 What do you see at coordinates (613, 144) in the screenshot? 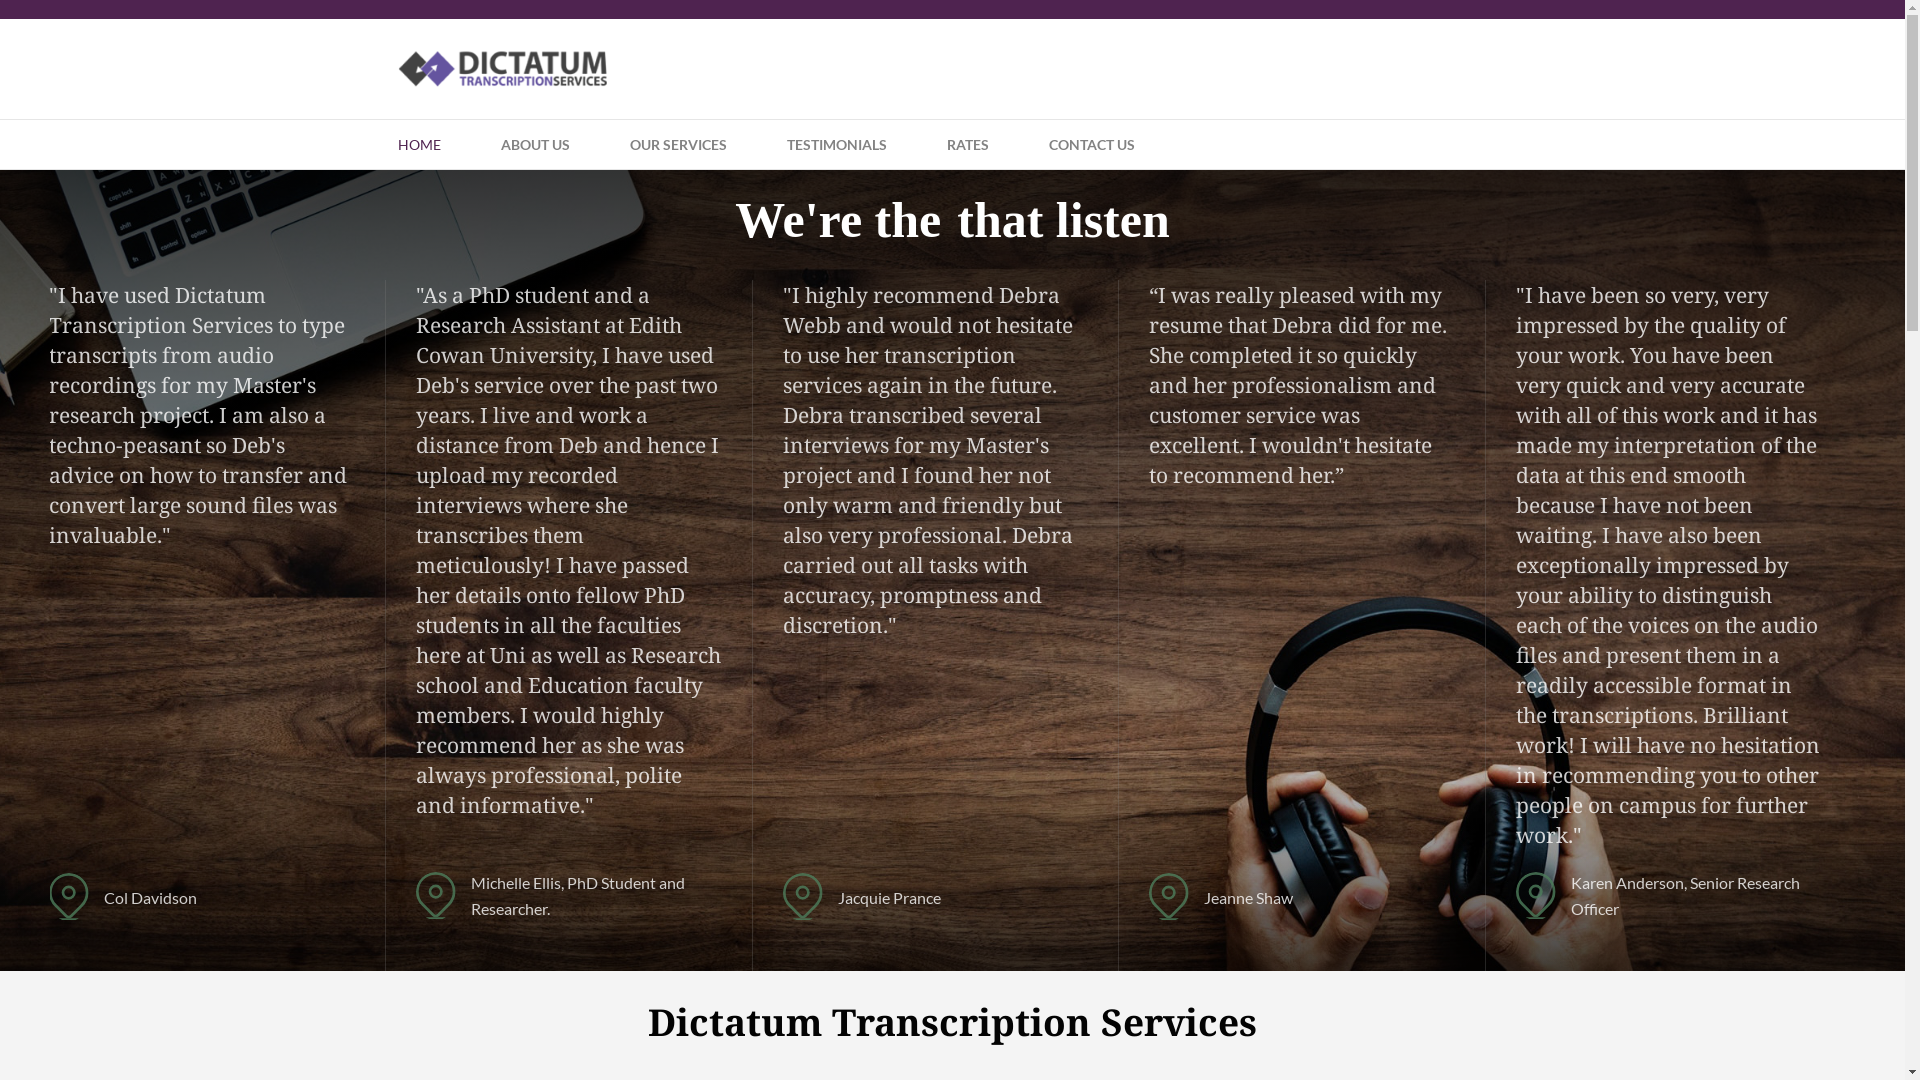
I see `'OUR SERVICES'` at bounding box center [613, 144].